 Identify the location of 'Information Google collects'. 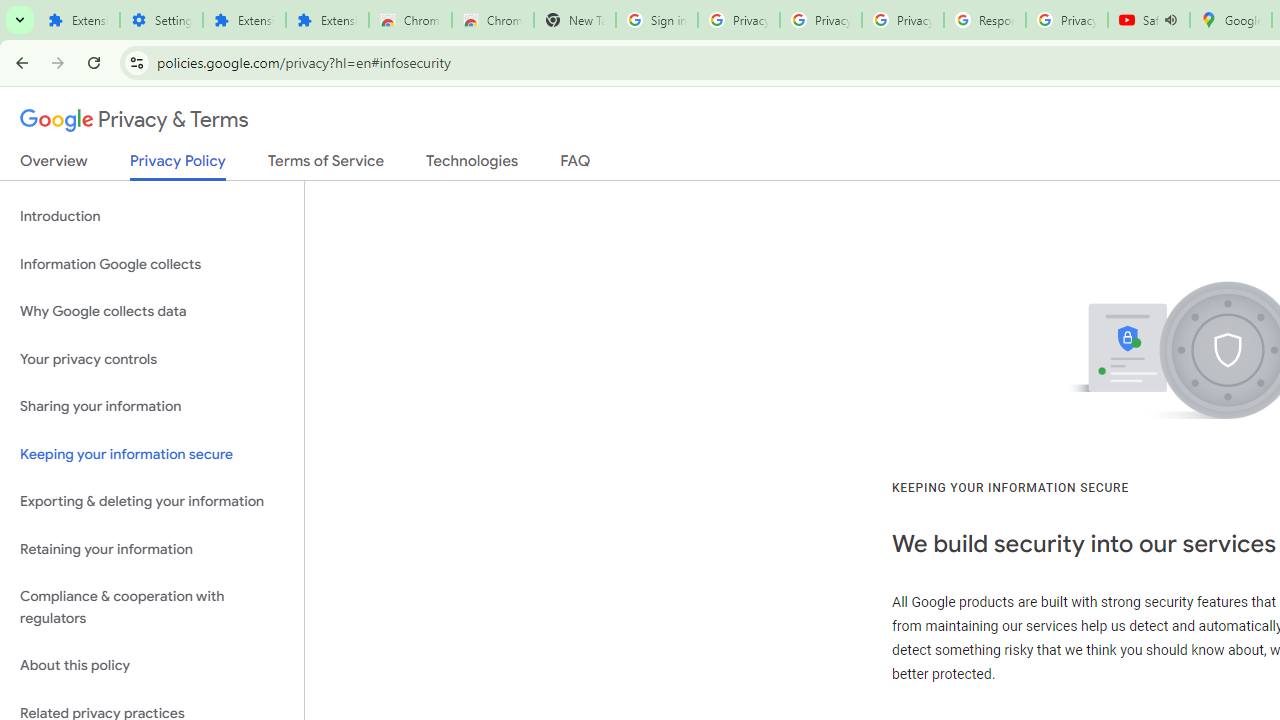
(151, 263).